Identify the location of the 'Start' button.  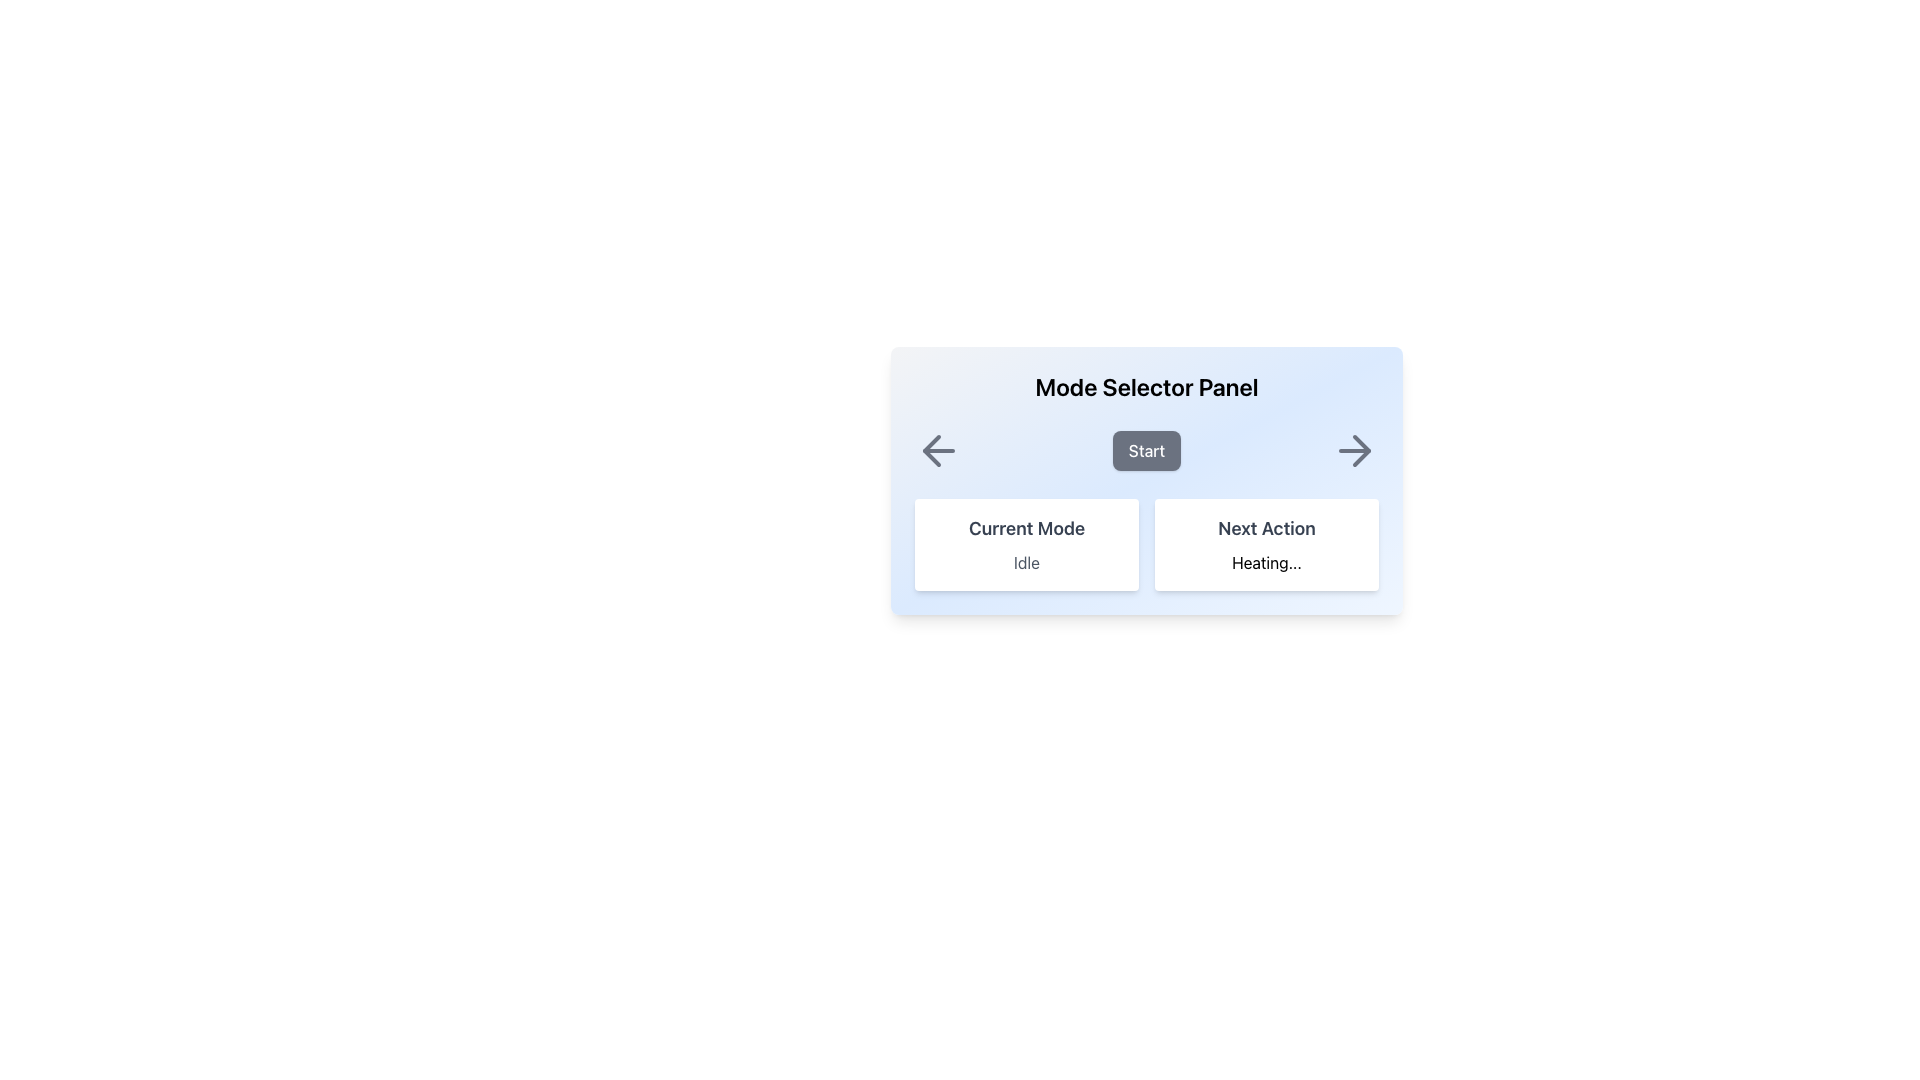
(1147, 451).